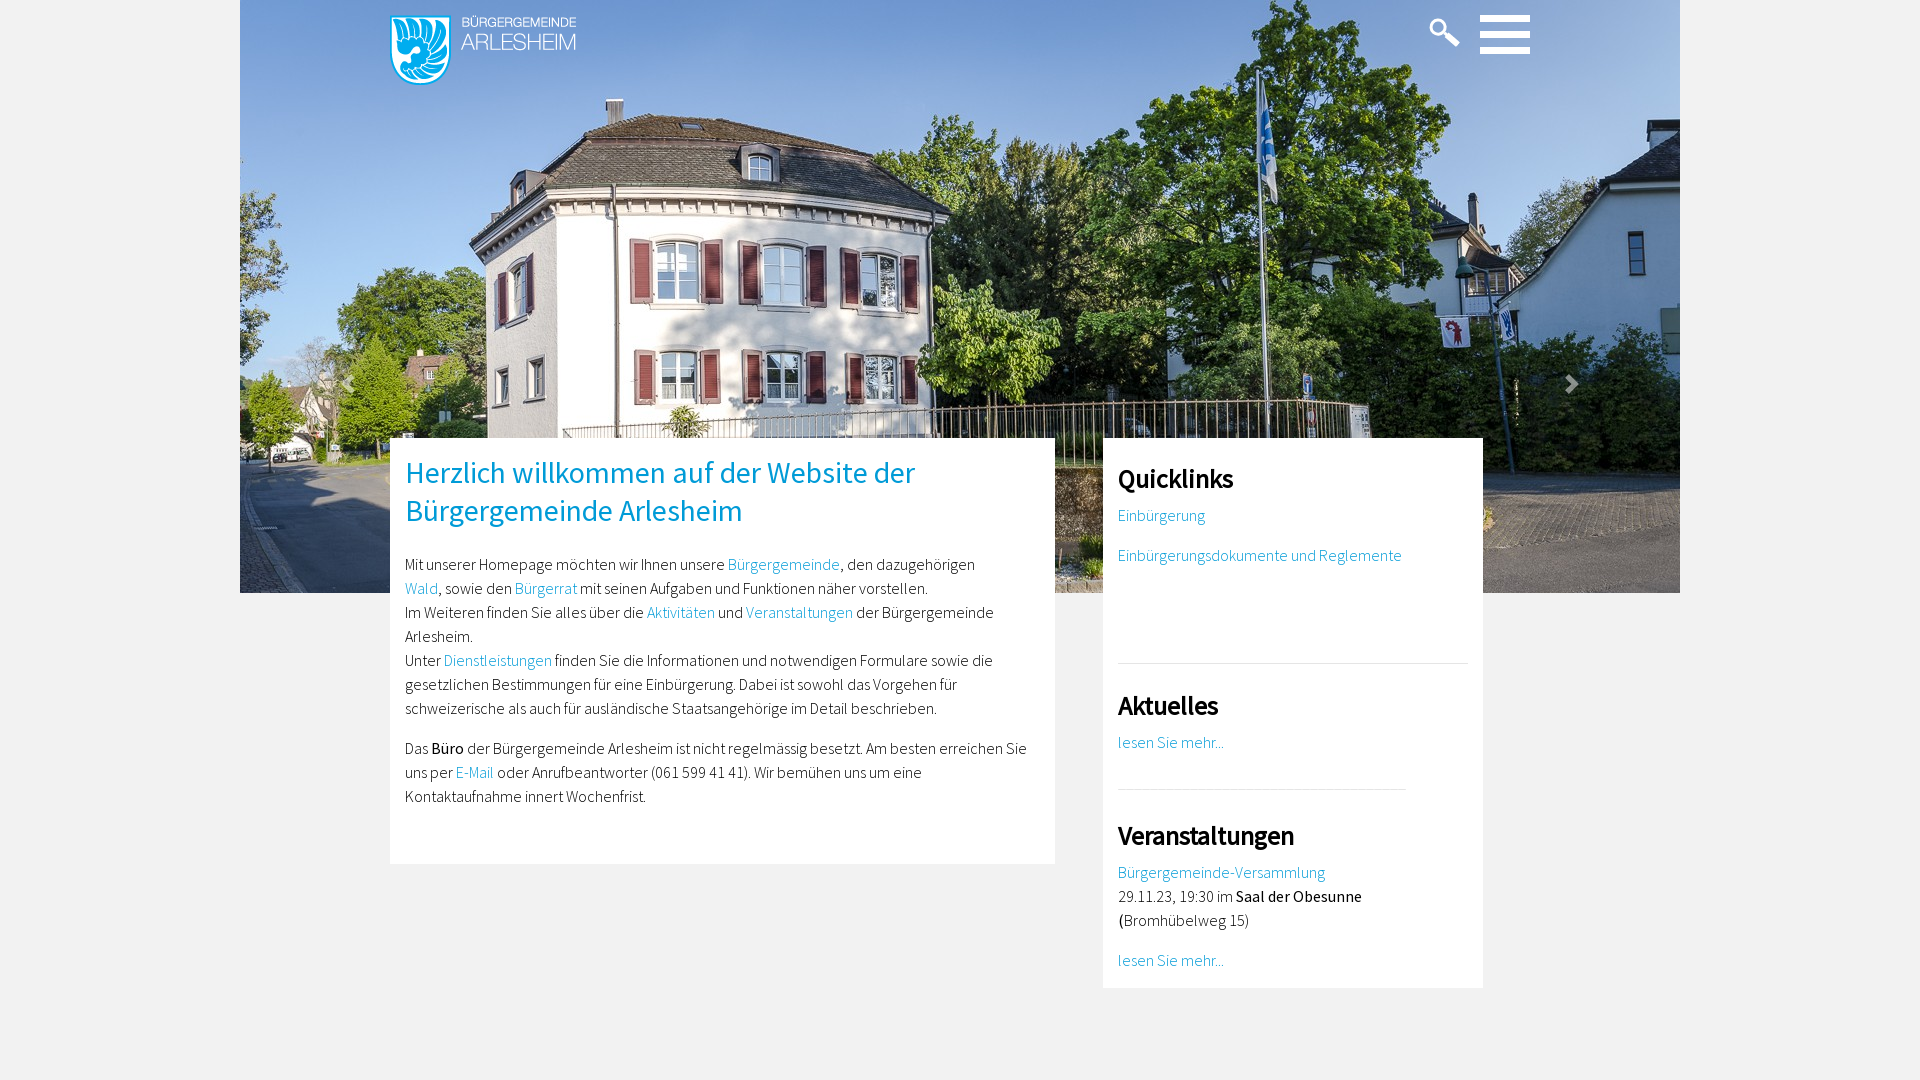 The width and height of the screenshot is (1920, 1080). I want to click on 'E-Mail', so click(474, 770).